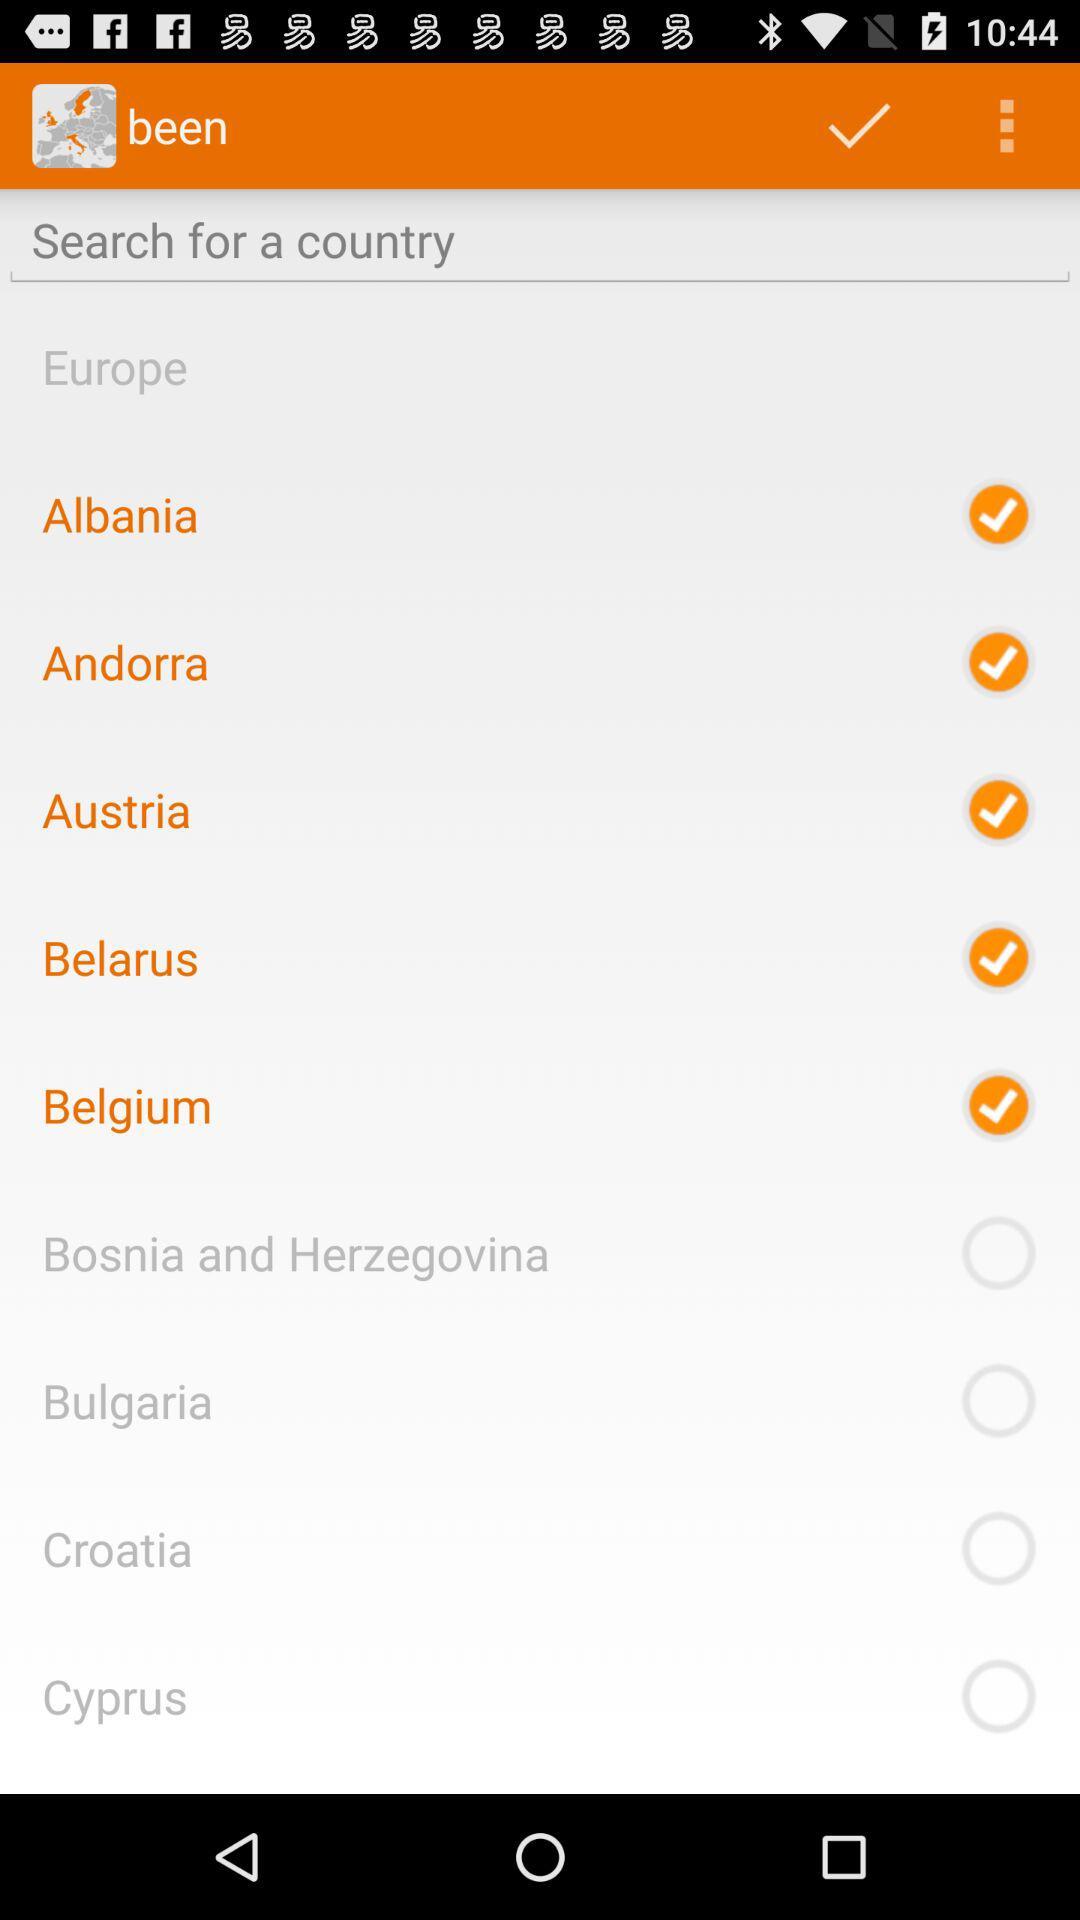 The height and width of the screenshot is (1920, 1080). Describe the element at coordinates (120, 956) in the screenshot. I see `belarus item` at that location.